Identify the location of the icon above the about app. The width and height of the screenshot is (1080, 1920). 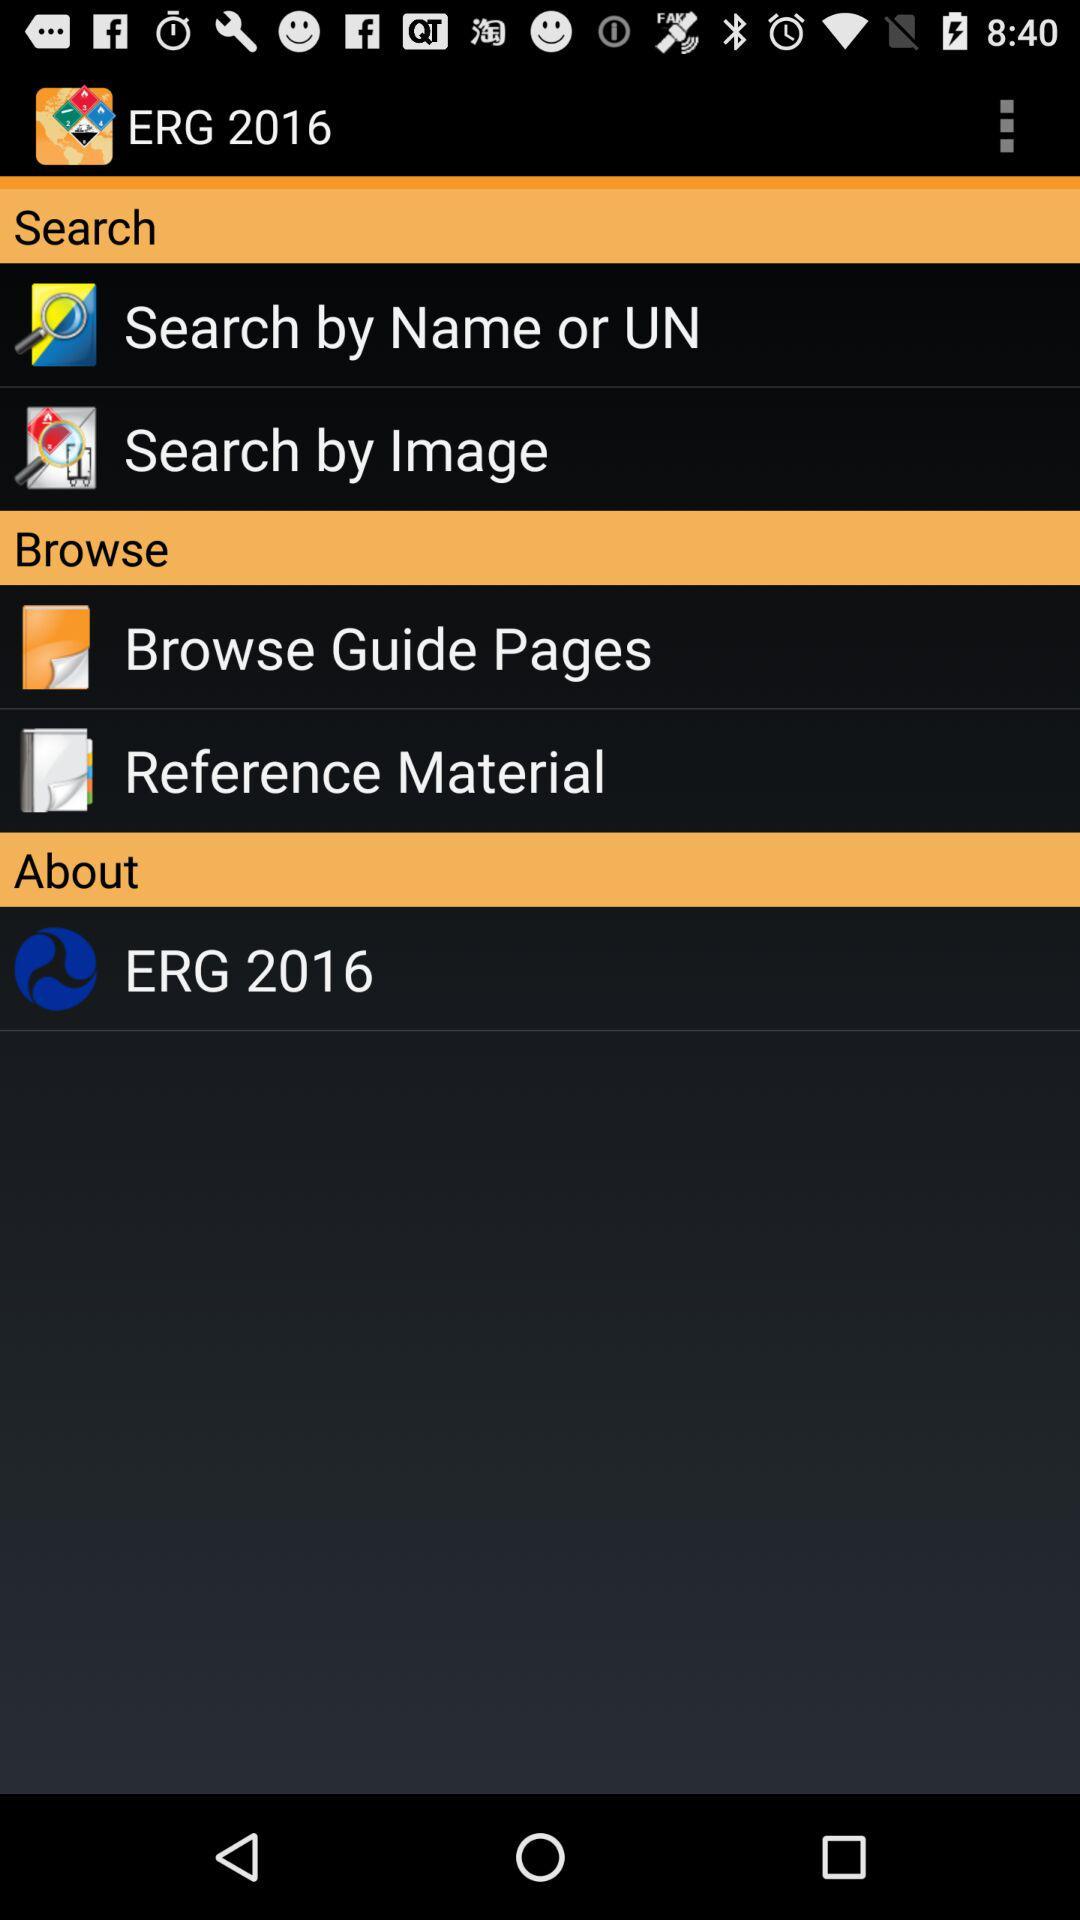
(600, 769).